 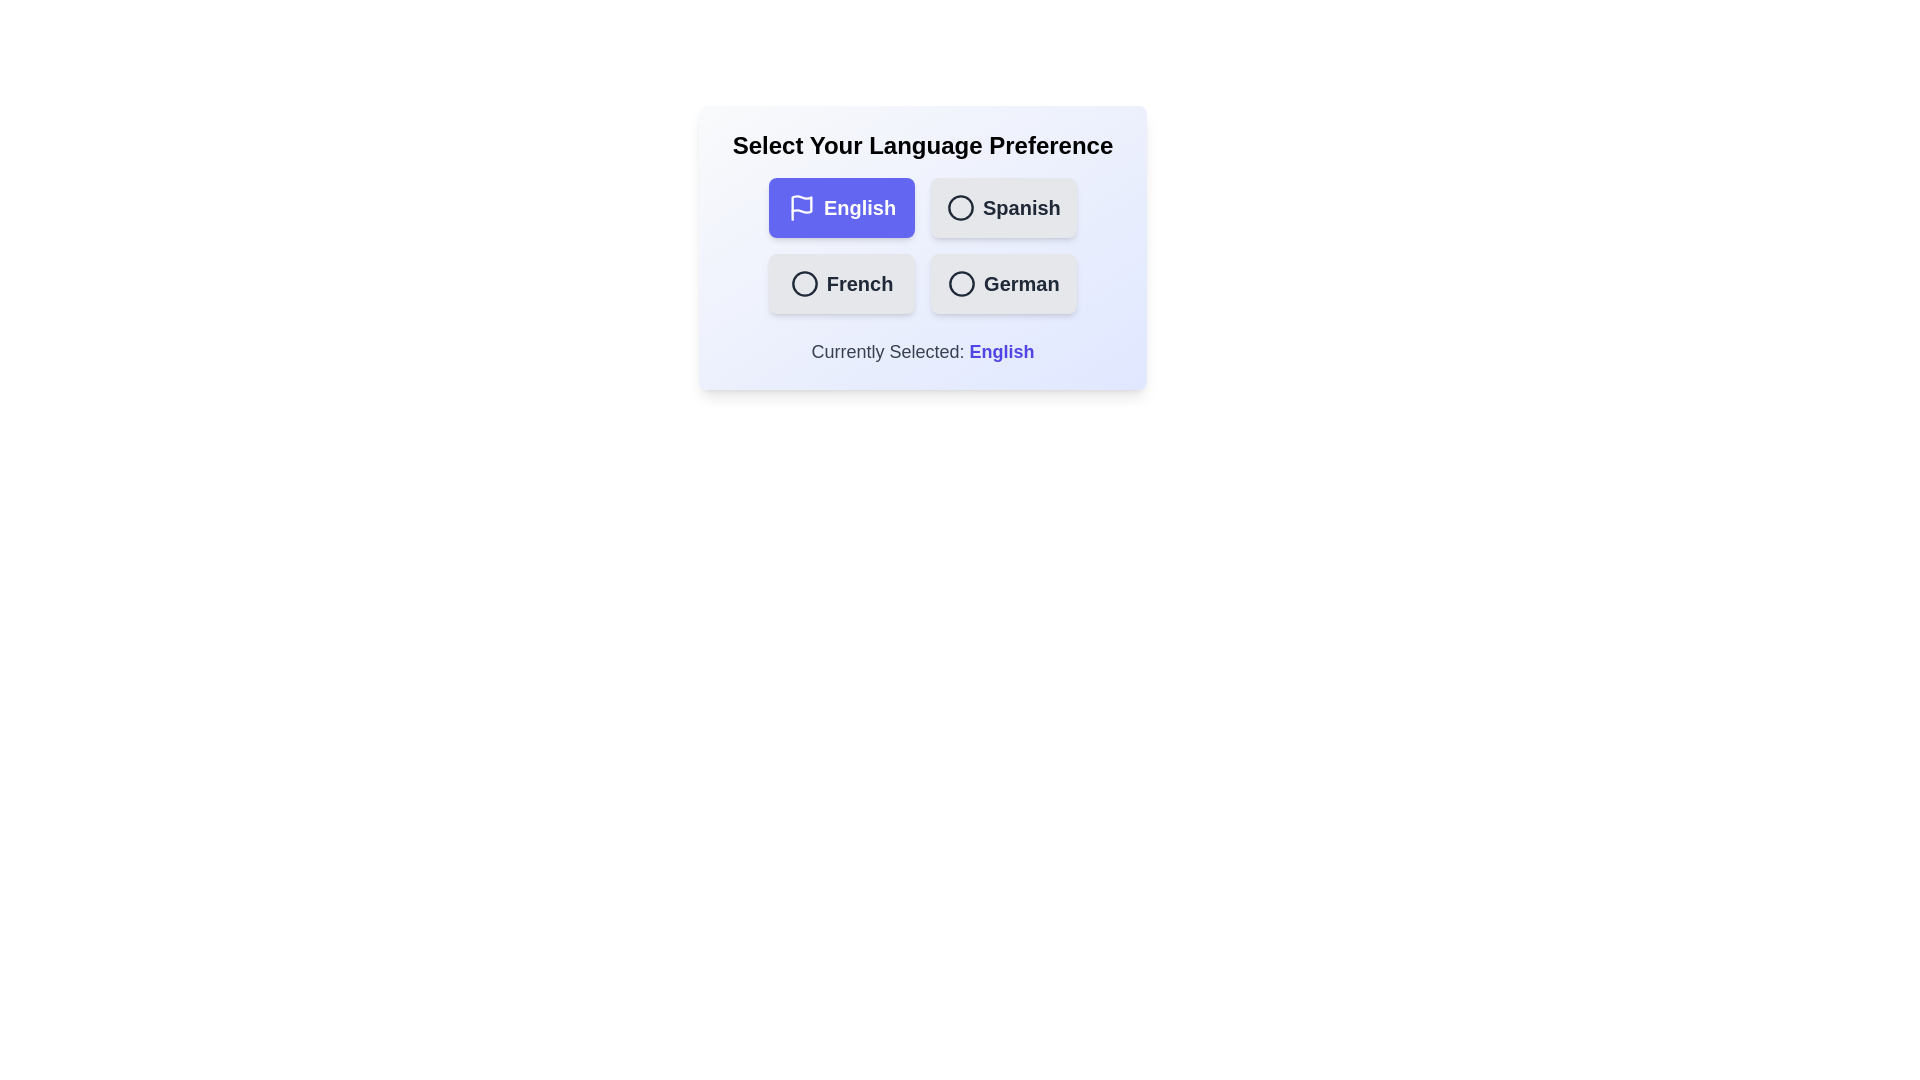 I want to click on the language English by clicking on its button, so click(x=841, y=208).